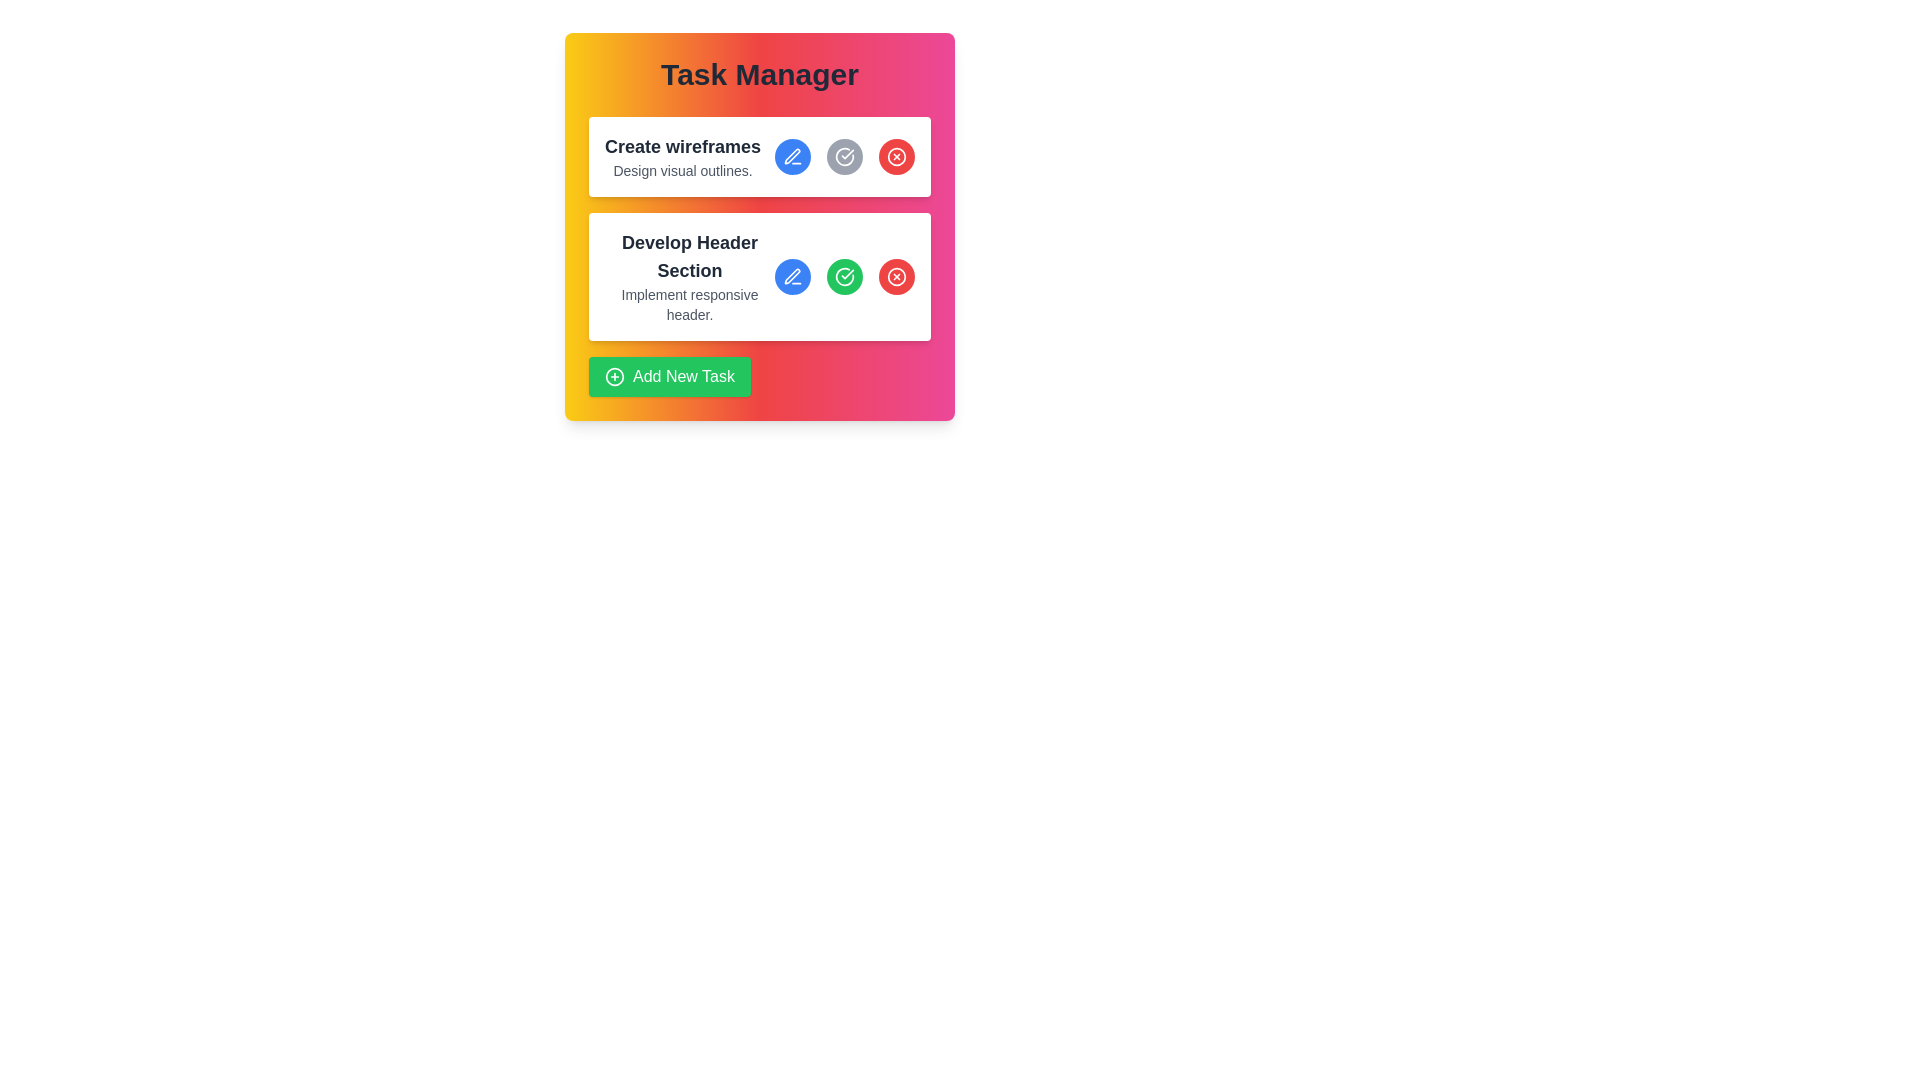 This screenshot has height=1080, width=1920. I want to click on the first button in the second task operation group, which is located to the left of a green checkmark button and right of the task title, to invoke the edit action, so click(791, 277).